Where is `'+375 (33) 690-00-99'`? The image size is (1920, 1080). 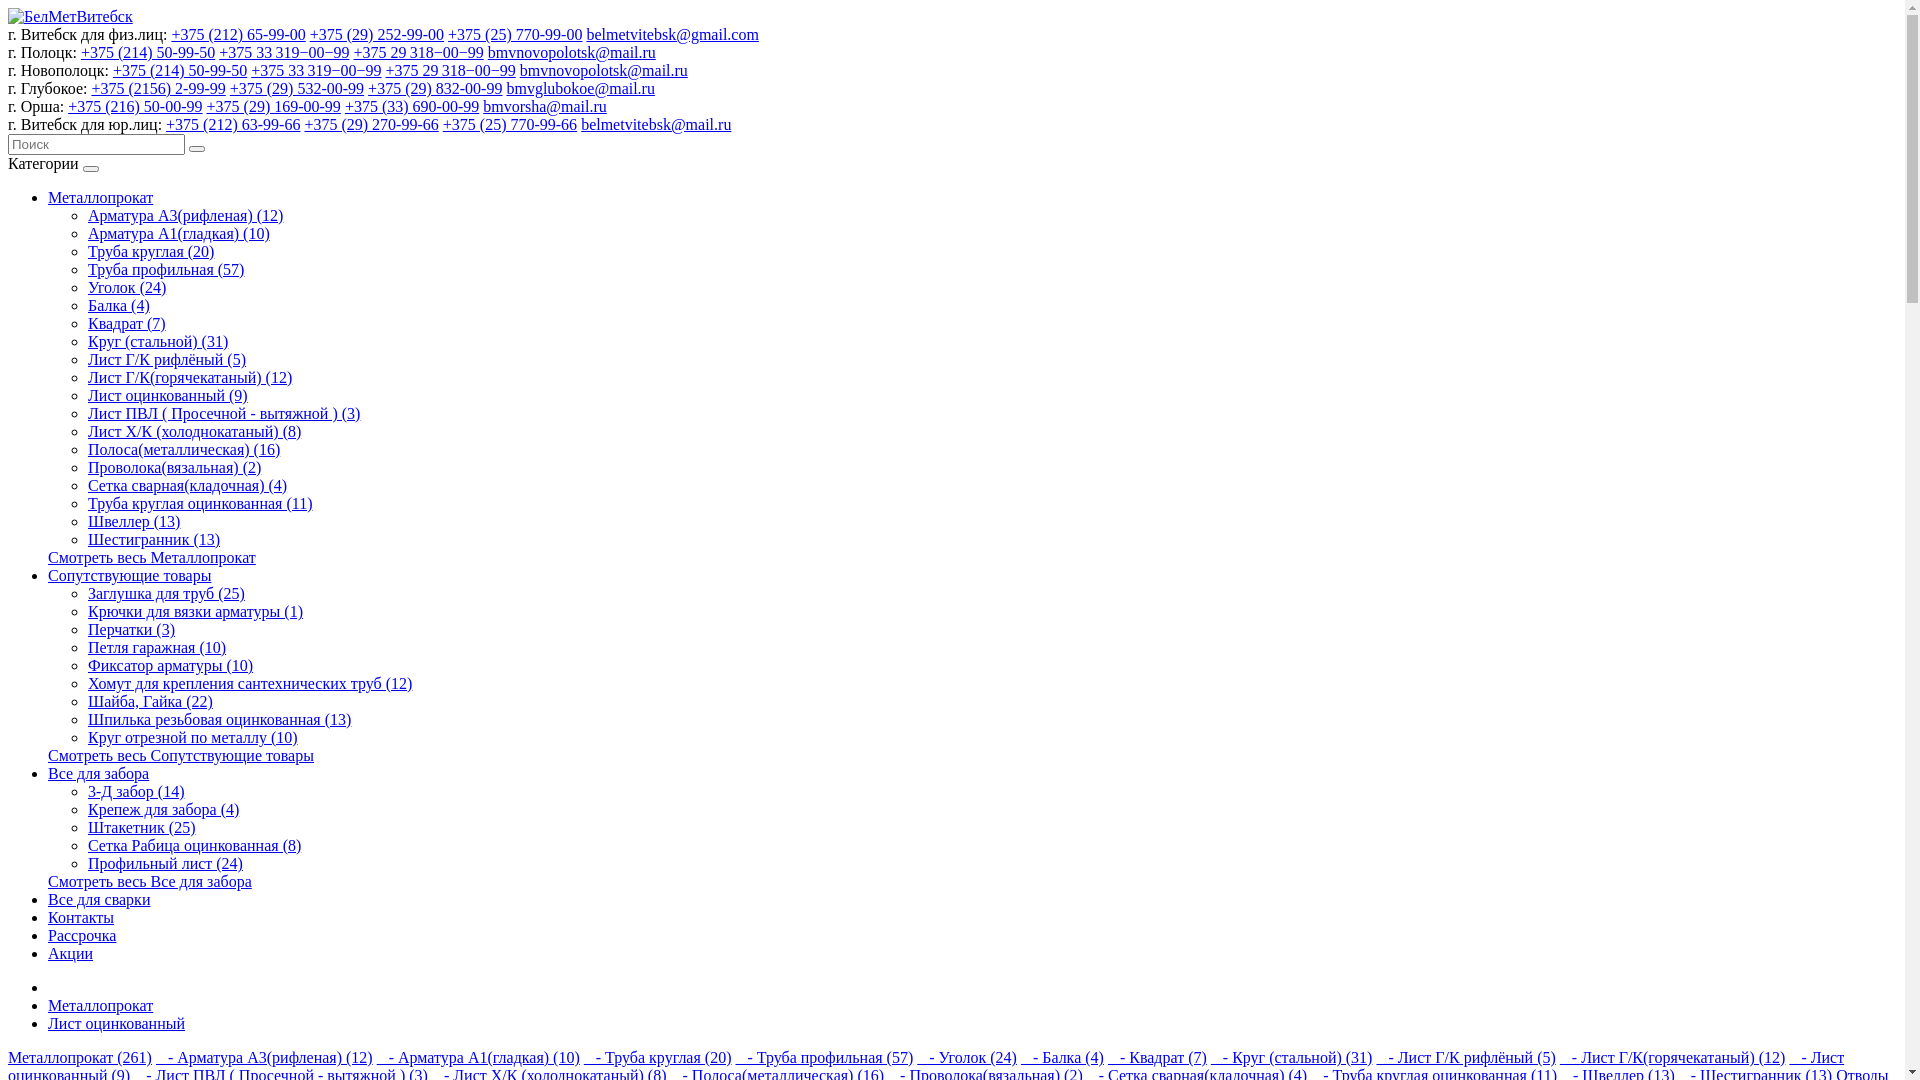 '+375 (33) 690-00-99' is located at coordinates (411, 106).